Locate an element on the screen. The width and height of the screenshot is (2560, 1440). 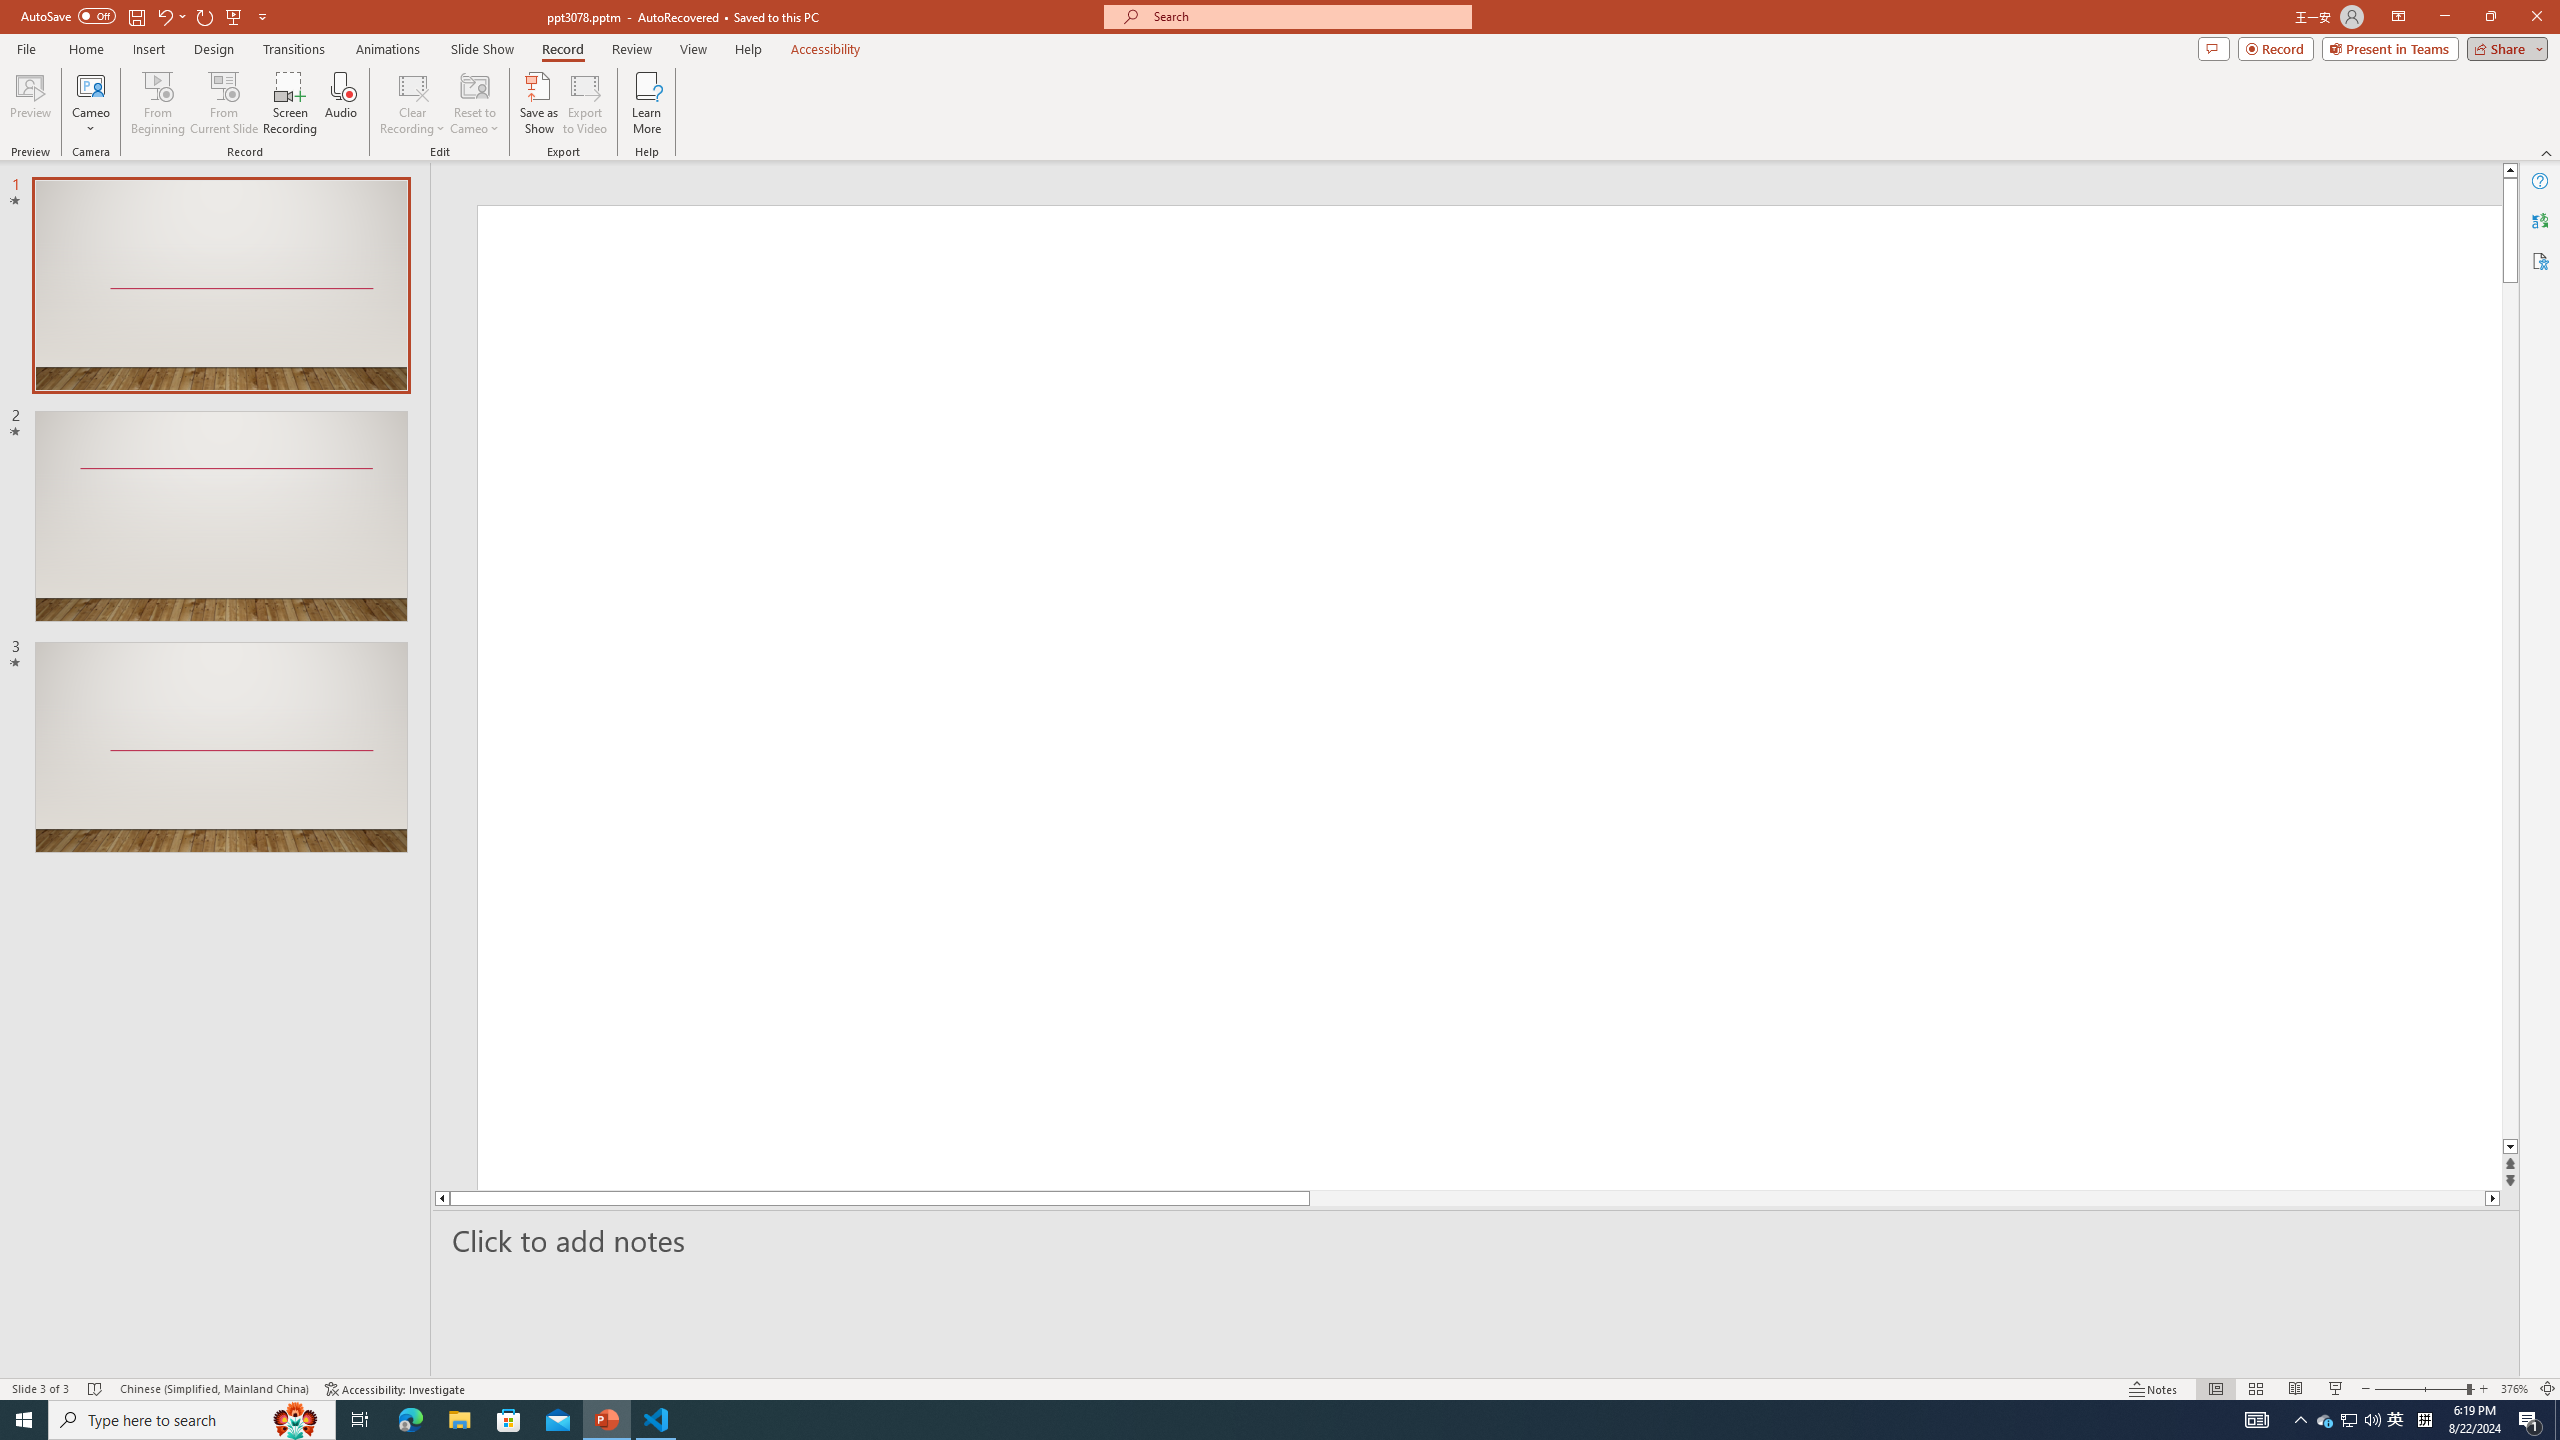
'Export to Video' is located at coordinates (583, 103).